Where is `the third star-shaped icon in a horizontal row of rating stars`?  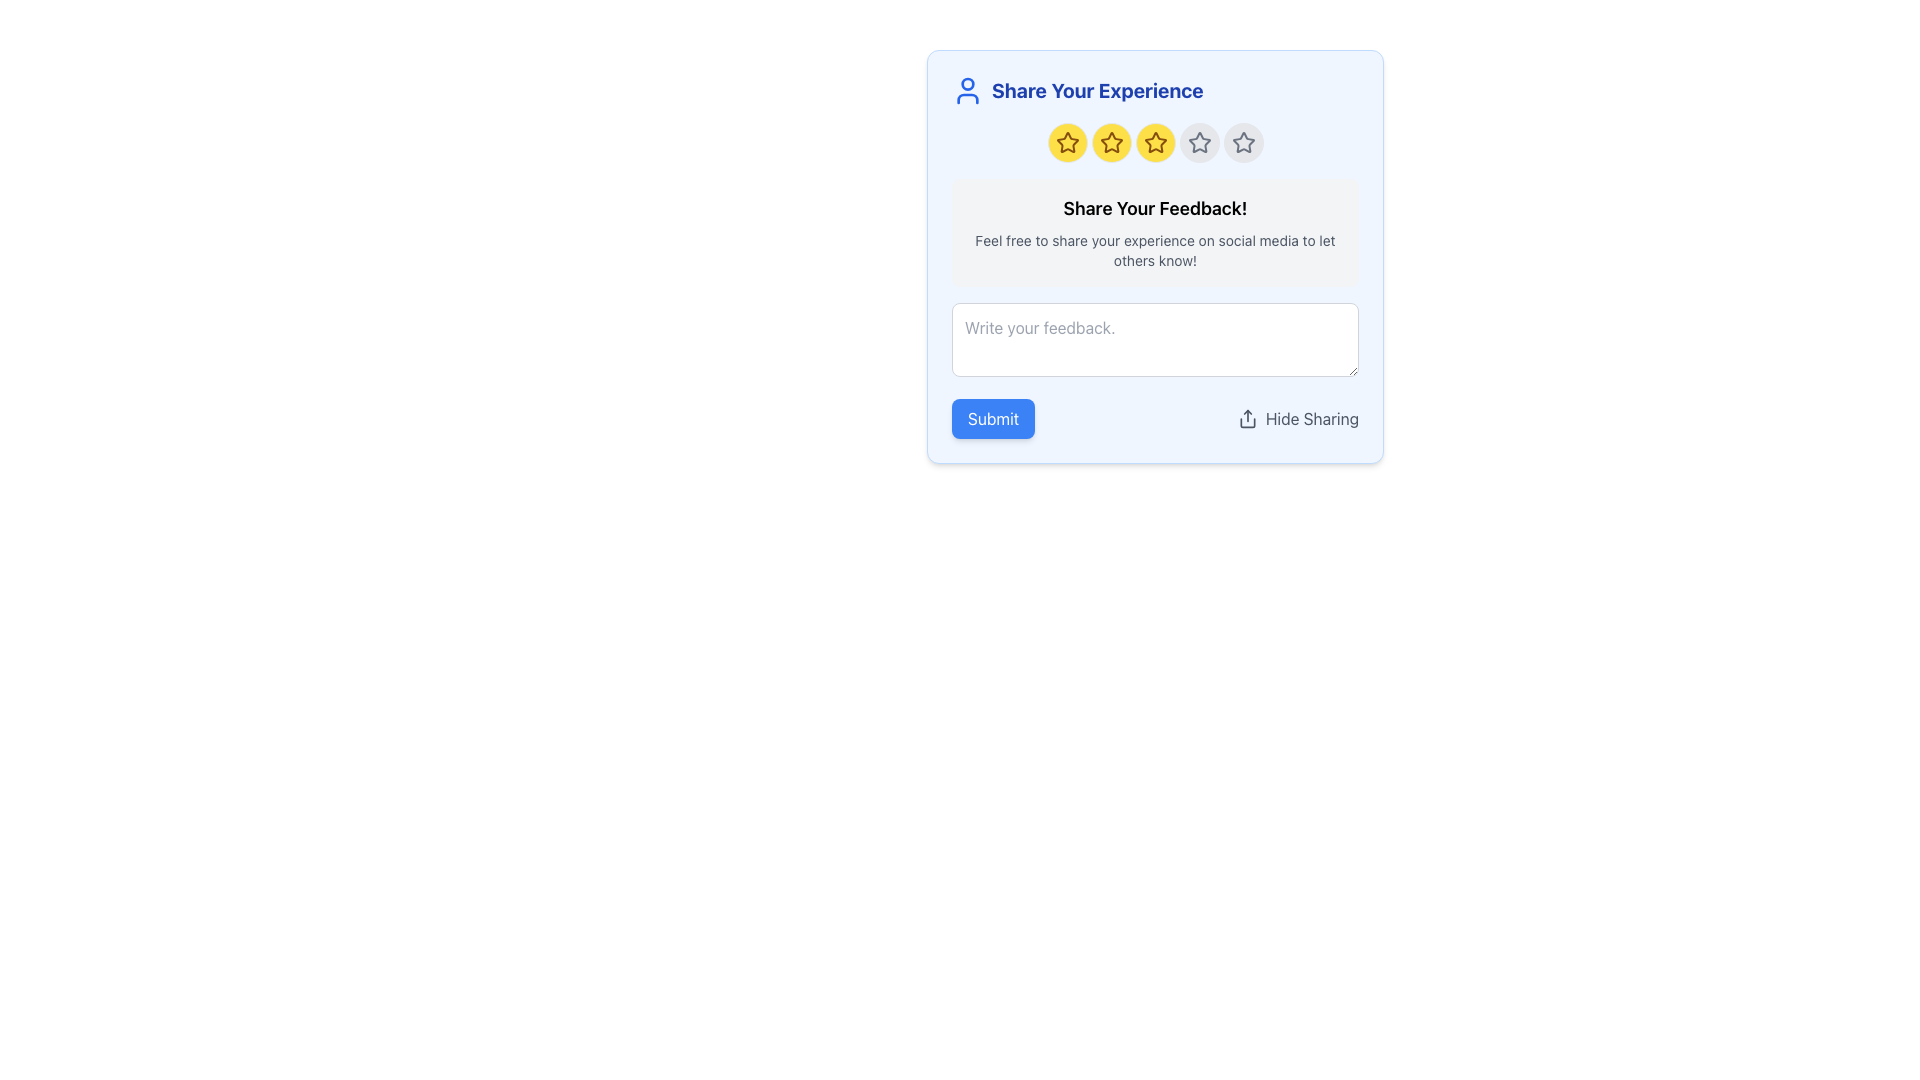 the third star-shaped icon in a horizontal row of rating stars is located at coordinates (1155, 141).